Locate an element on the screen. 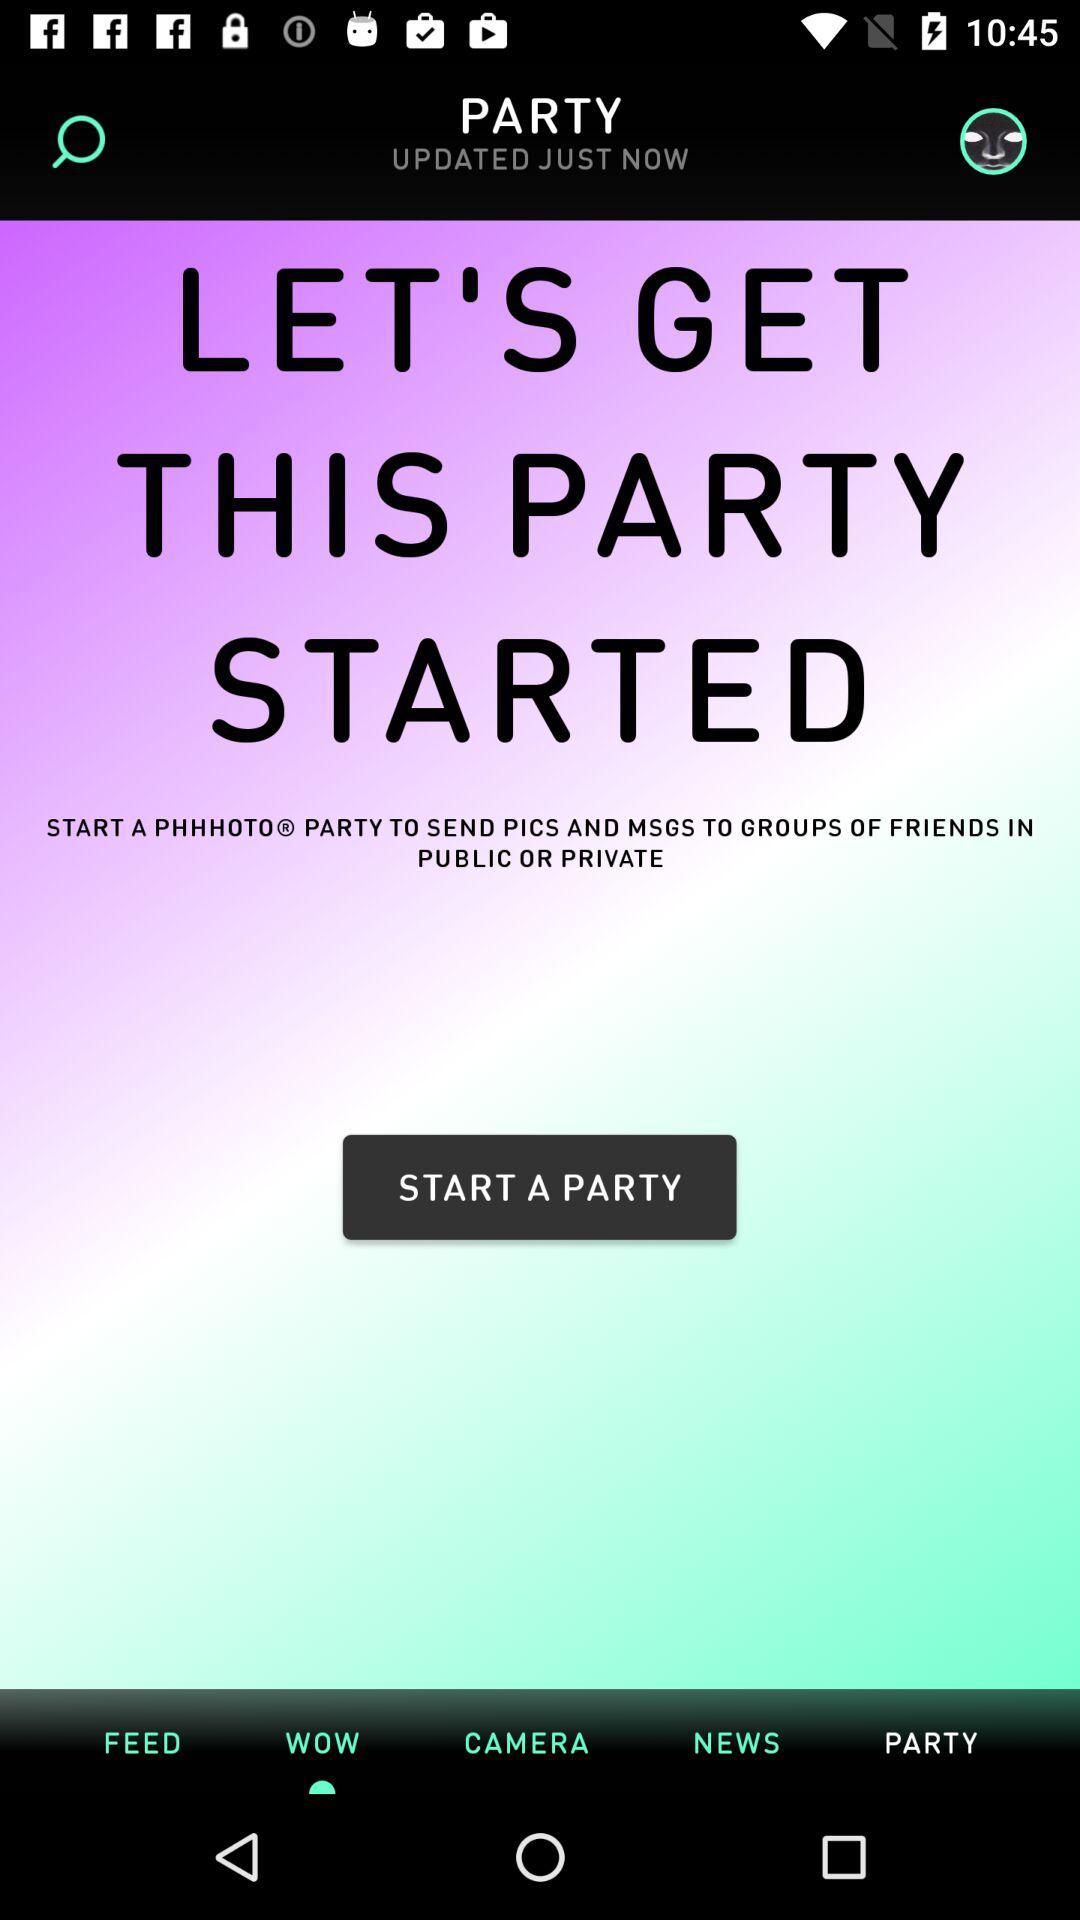 The width and height of the screenshot is (1080, 1920). the news icon is located at coordinates (736, 1740).